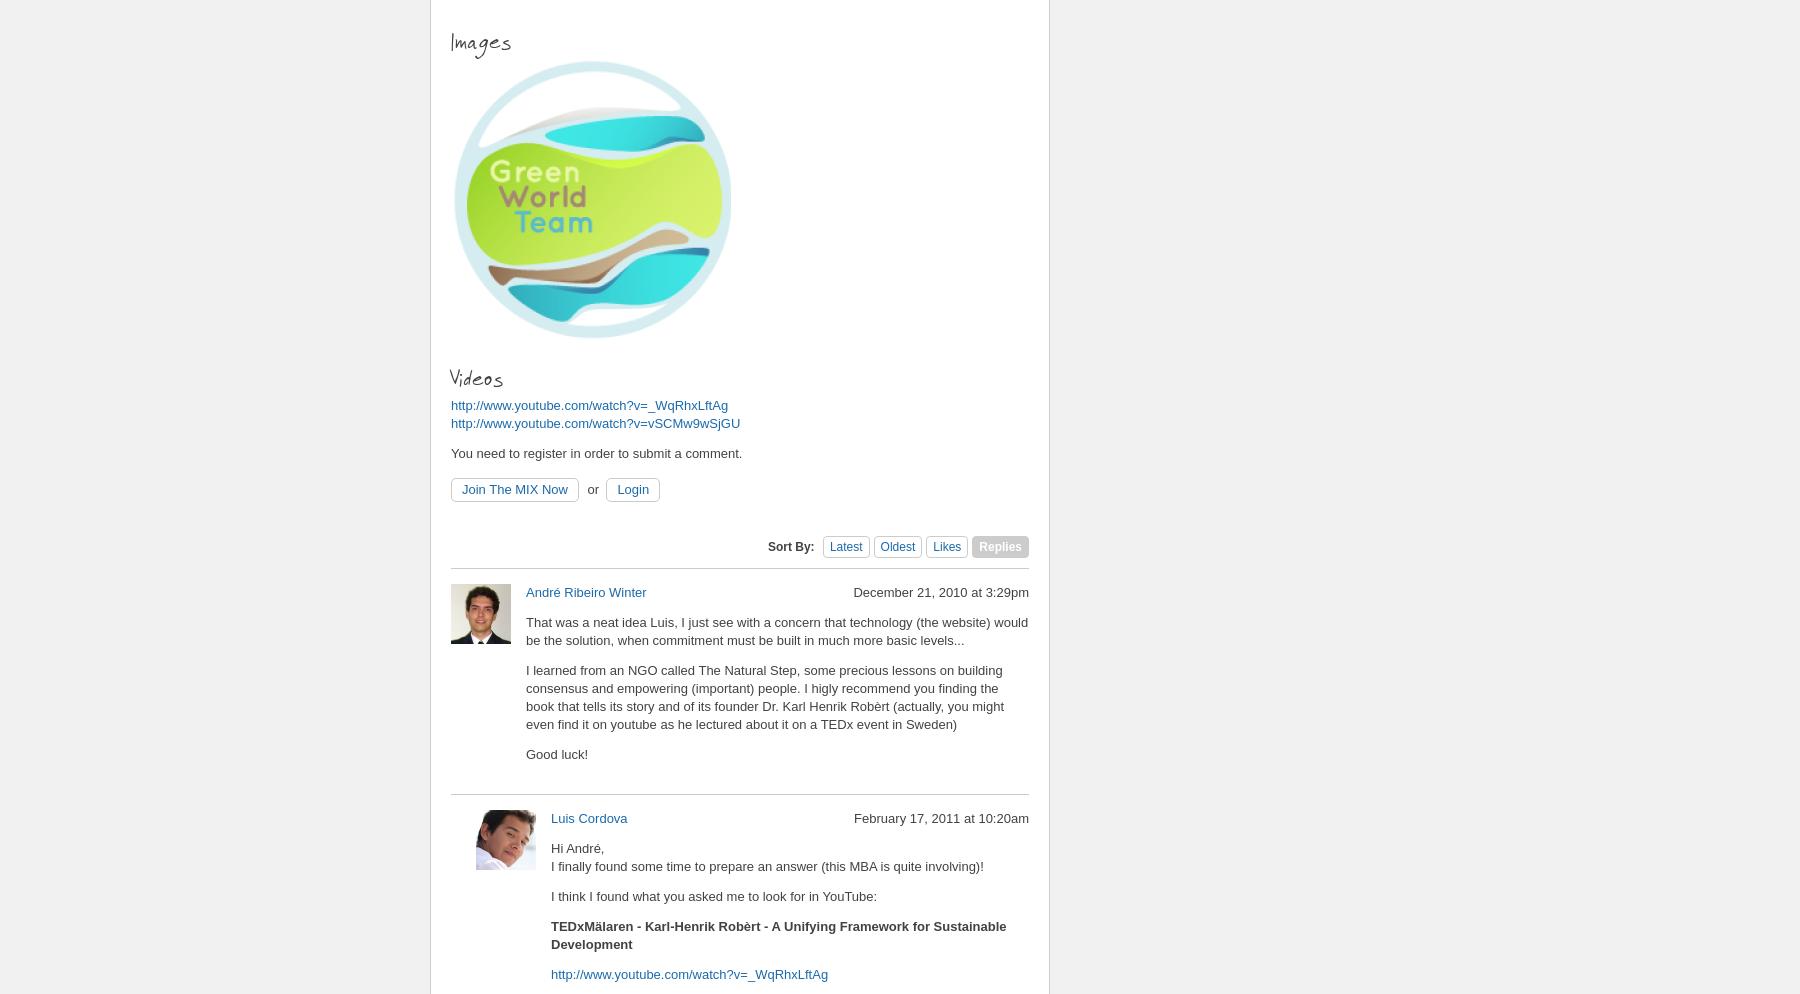 This screenshot has width=1800, height=994. What do you see at coordinates (940, 591) in the screenshot?
I see `'December 21, 2010 at 3:29pm'` at bounding box center [940, 591].